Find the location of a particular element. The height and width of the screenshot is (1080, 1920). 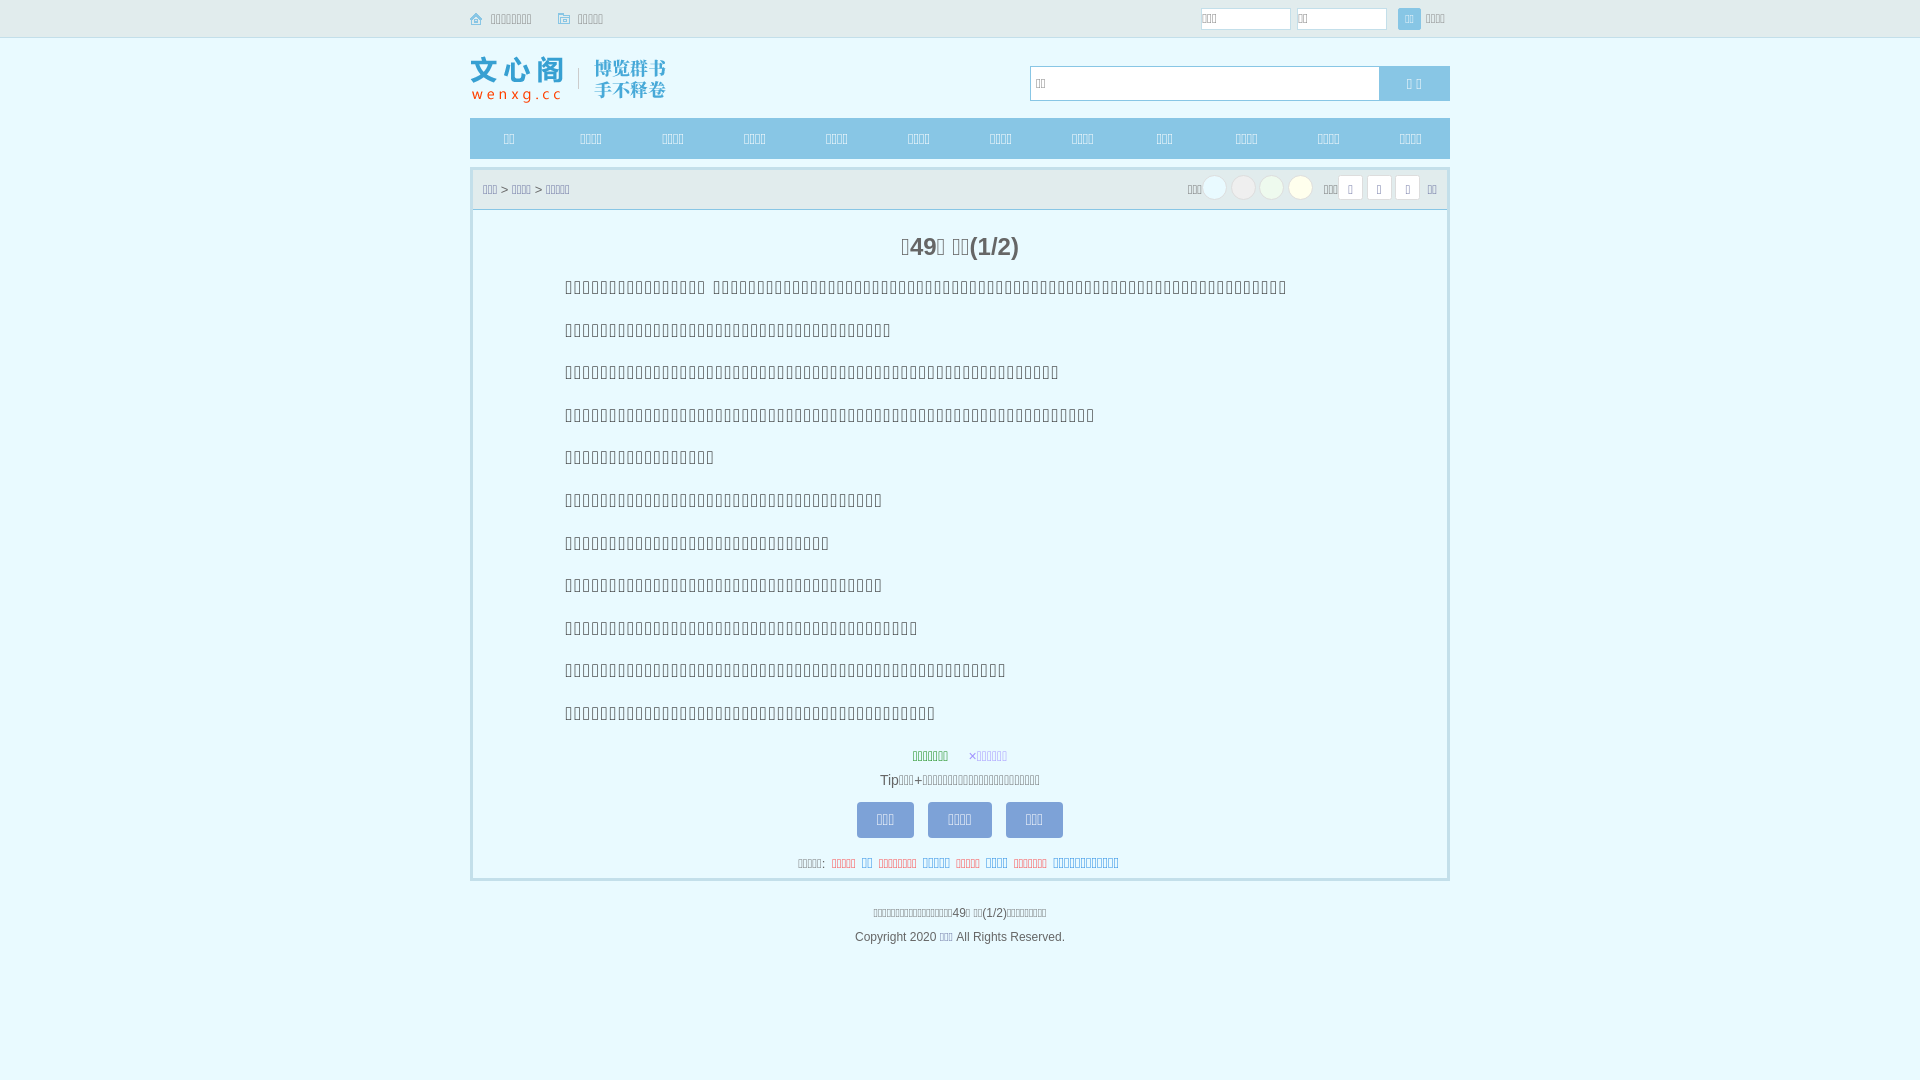

'  ' is located at coordinates (1242, 187).